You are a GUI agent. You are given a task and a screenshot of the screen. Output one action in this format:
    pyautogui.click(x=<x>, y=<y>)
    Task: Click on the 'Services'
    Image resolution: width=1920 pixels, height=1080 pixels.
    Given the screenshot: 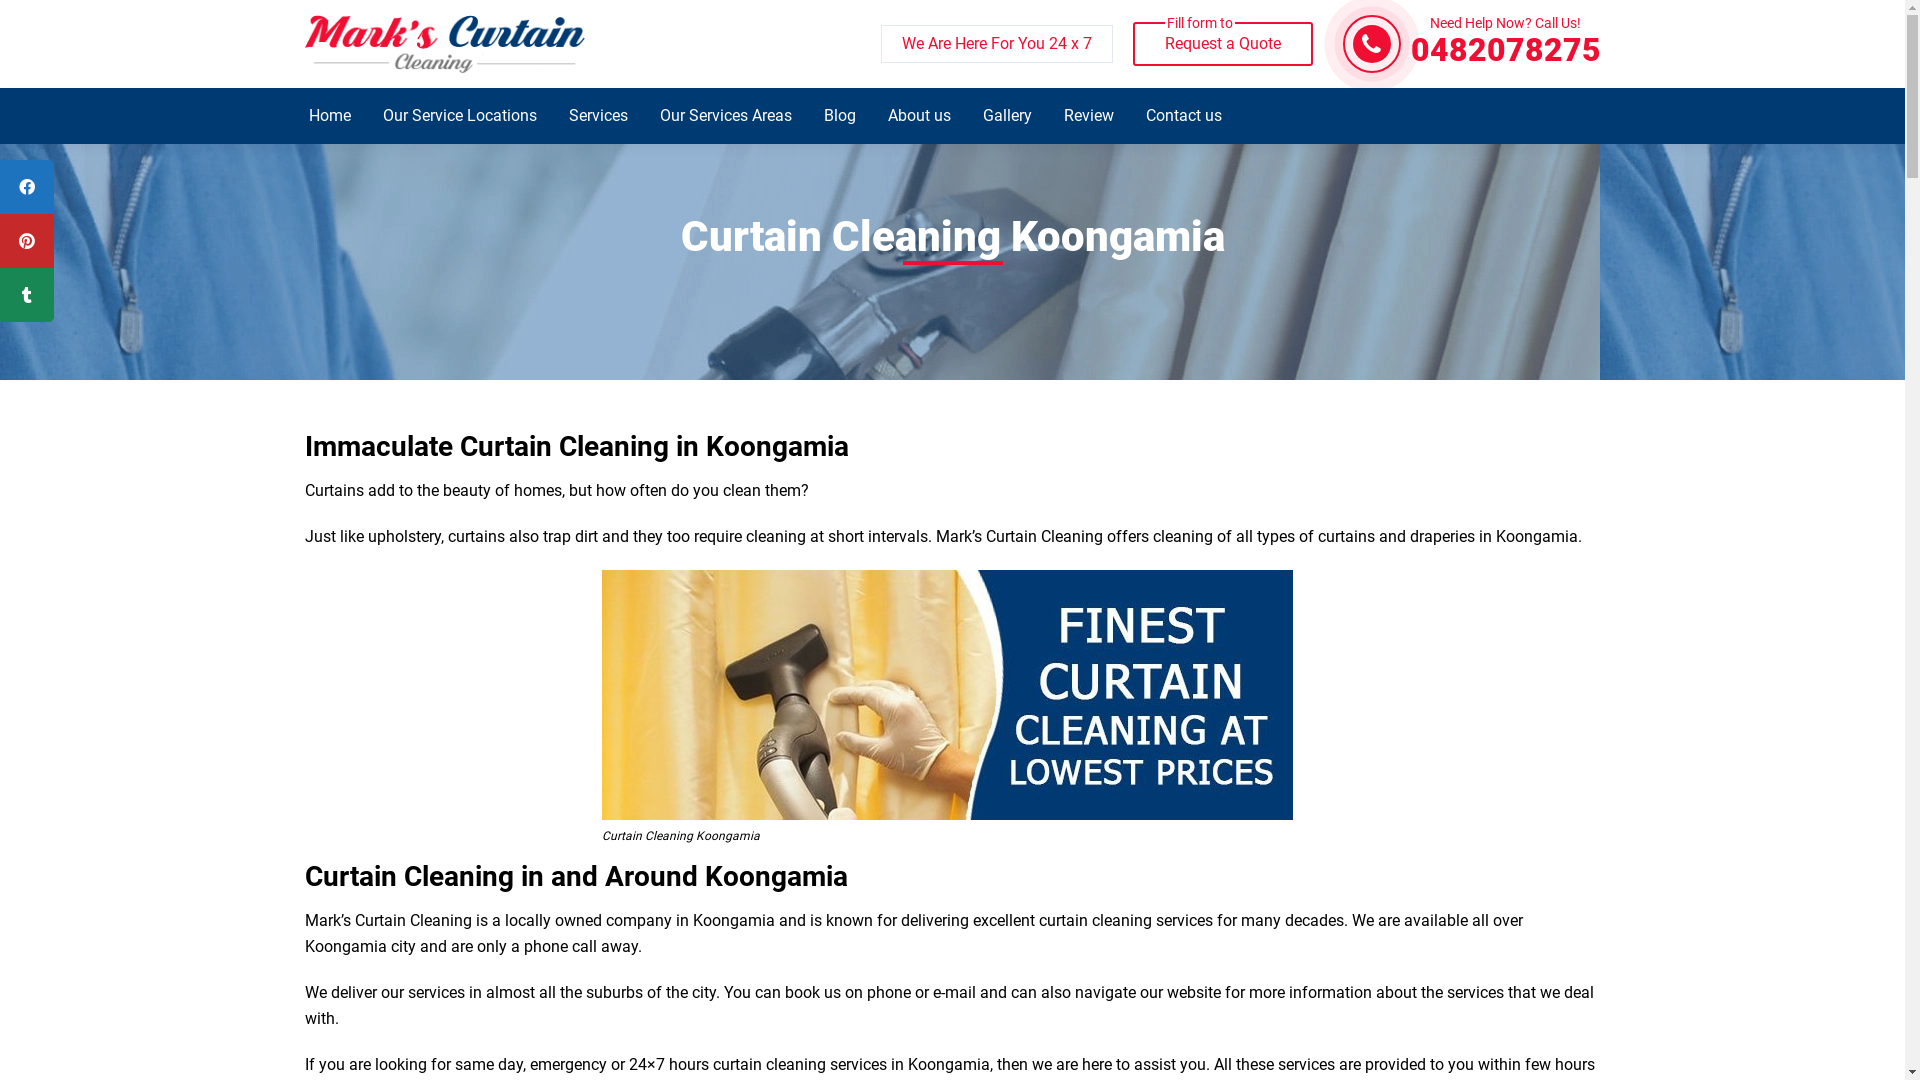 What is the action you would take?
    pyautogui.click(x=553, y=115)
    